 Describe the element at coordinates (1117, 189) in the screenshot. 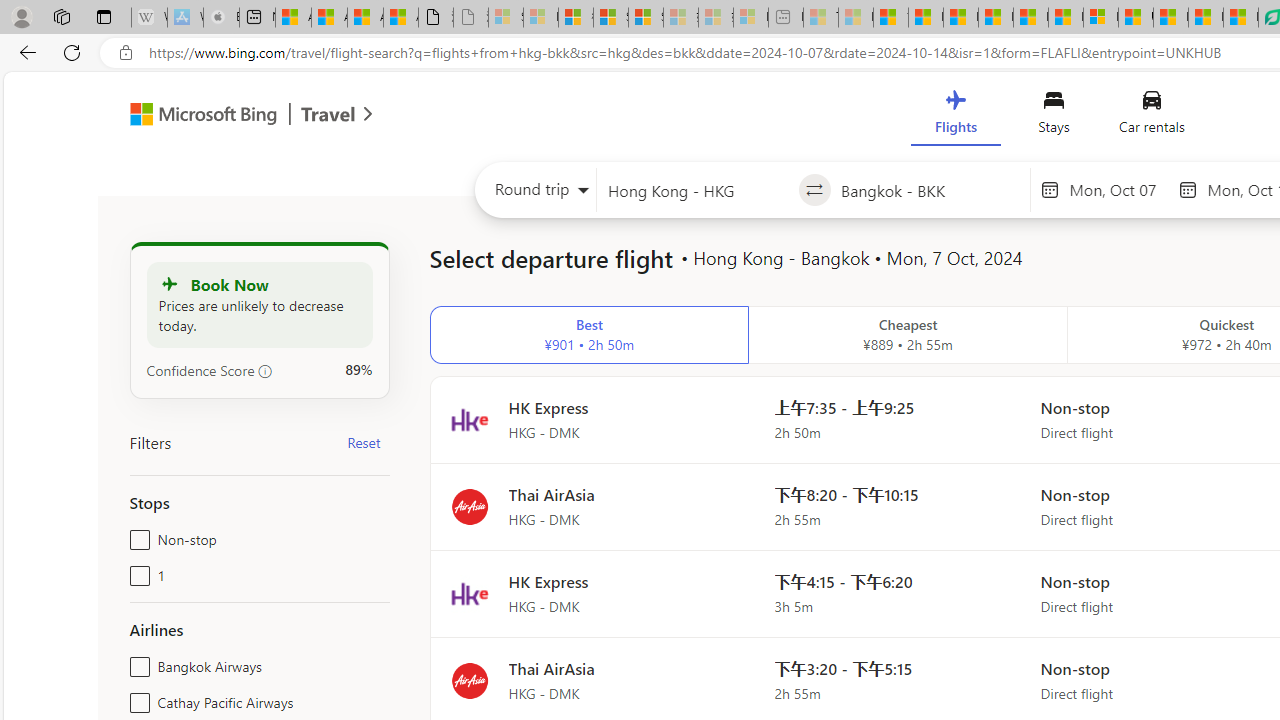

I see `'Start Date'` at that location.